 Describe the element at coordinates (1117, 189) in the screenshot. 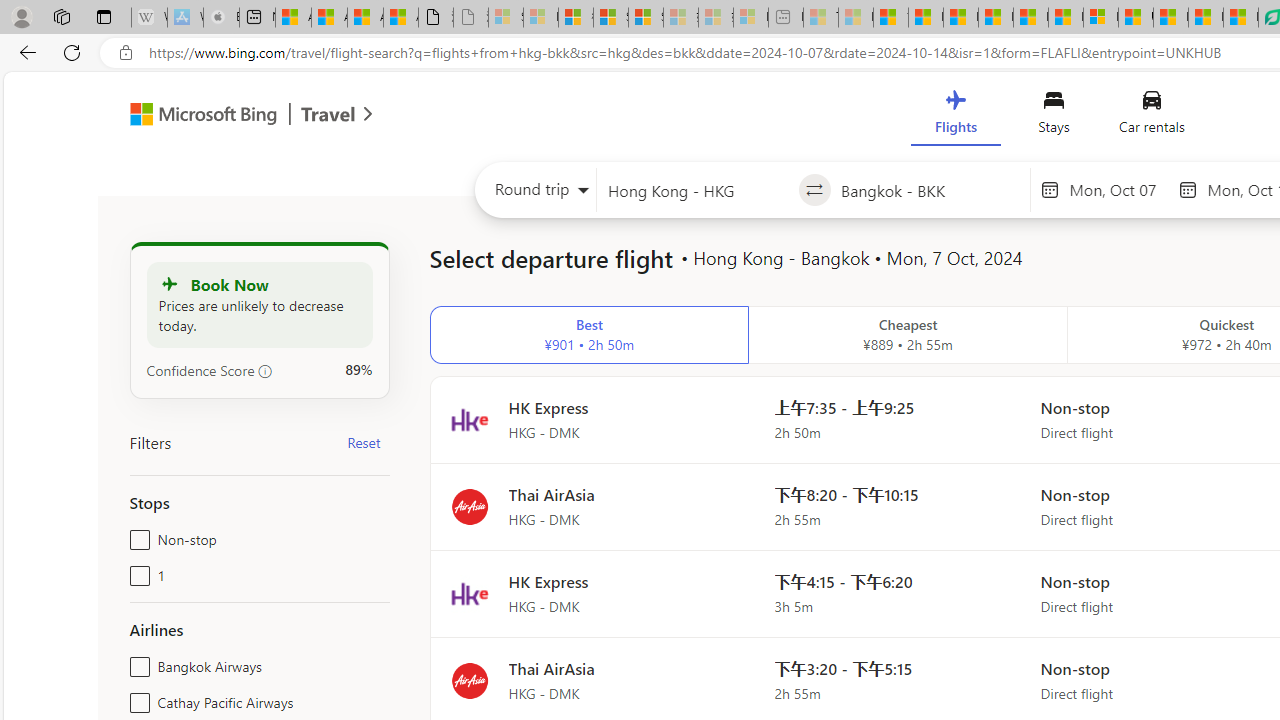

I see `'Start Date'` at that location.